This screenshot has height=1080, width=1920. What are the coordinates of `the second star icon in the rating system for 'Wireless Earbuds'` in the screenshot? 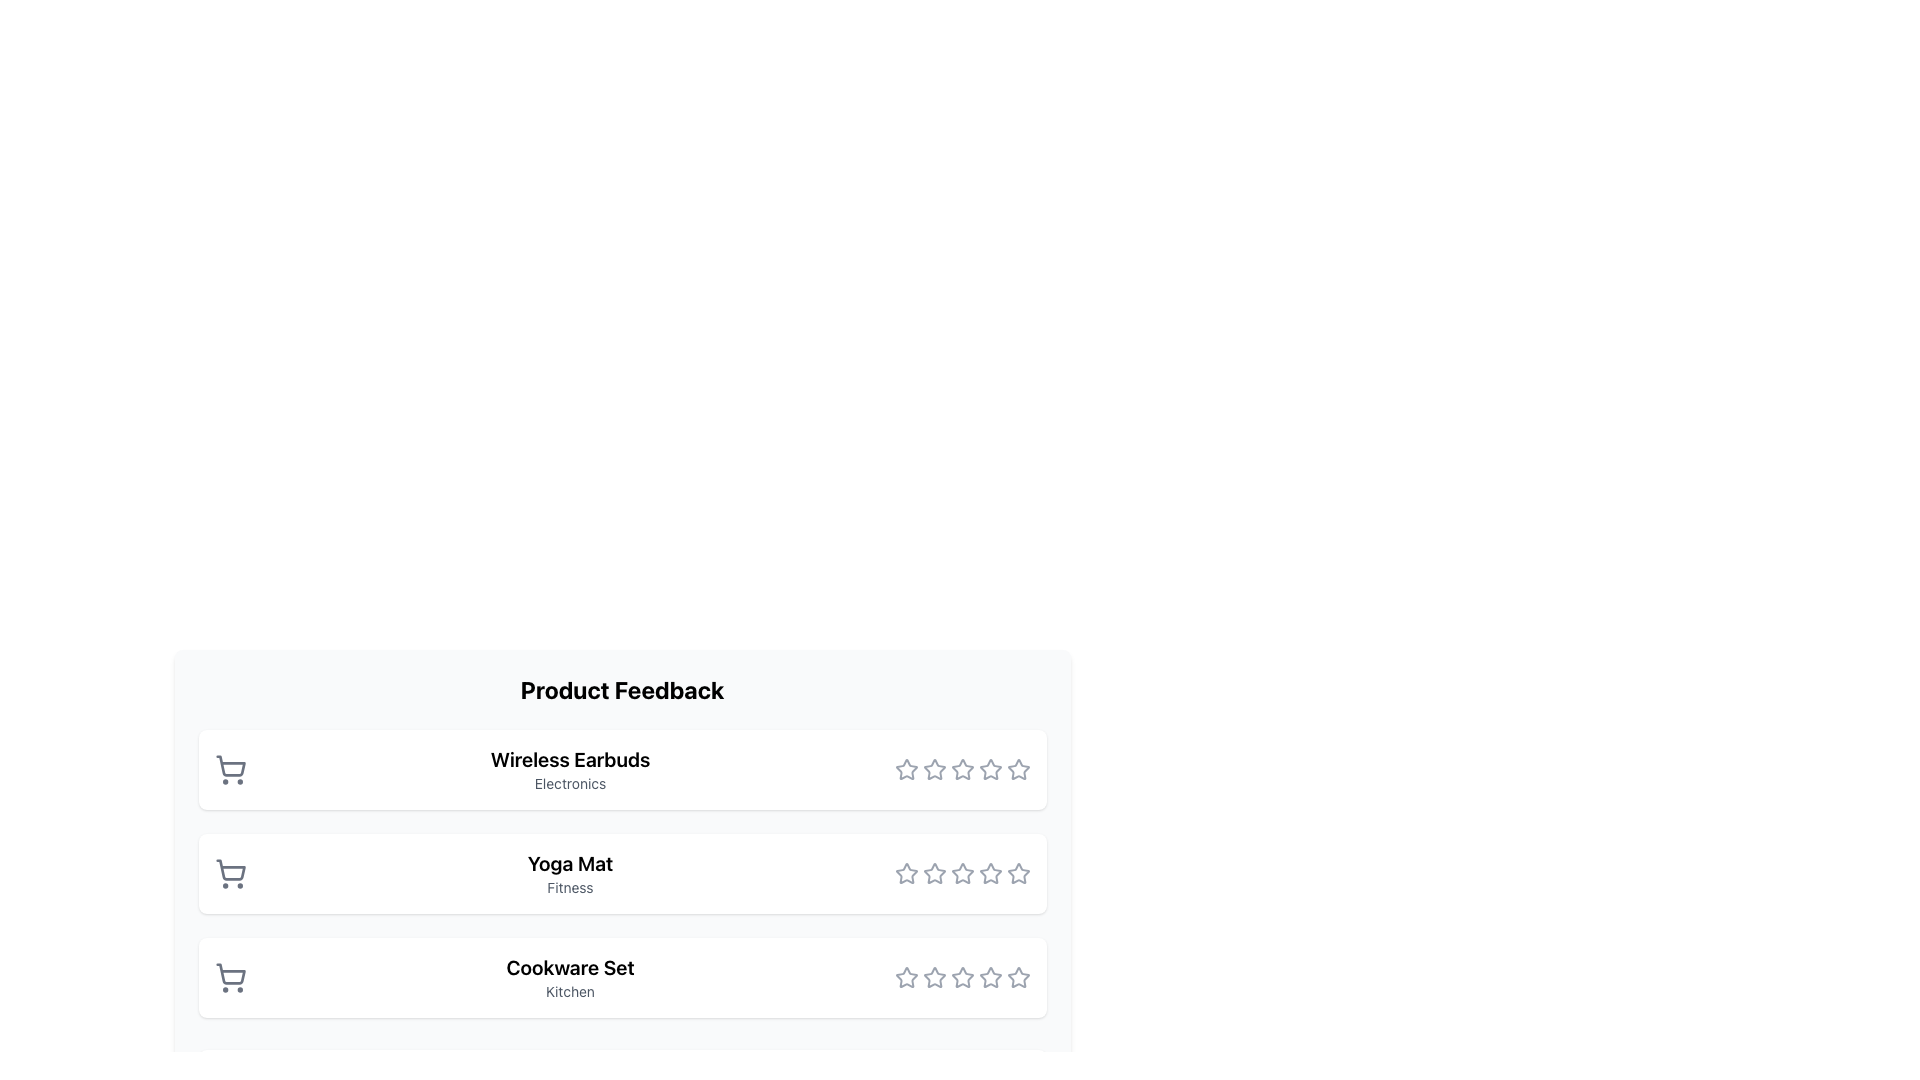 It's located at (933, 768).